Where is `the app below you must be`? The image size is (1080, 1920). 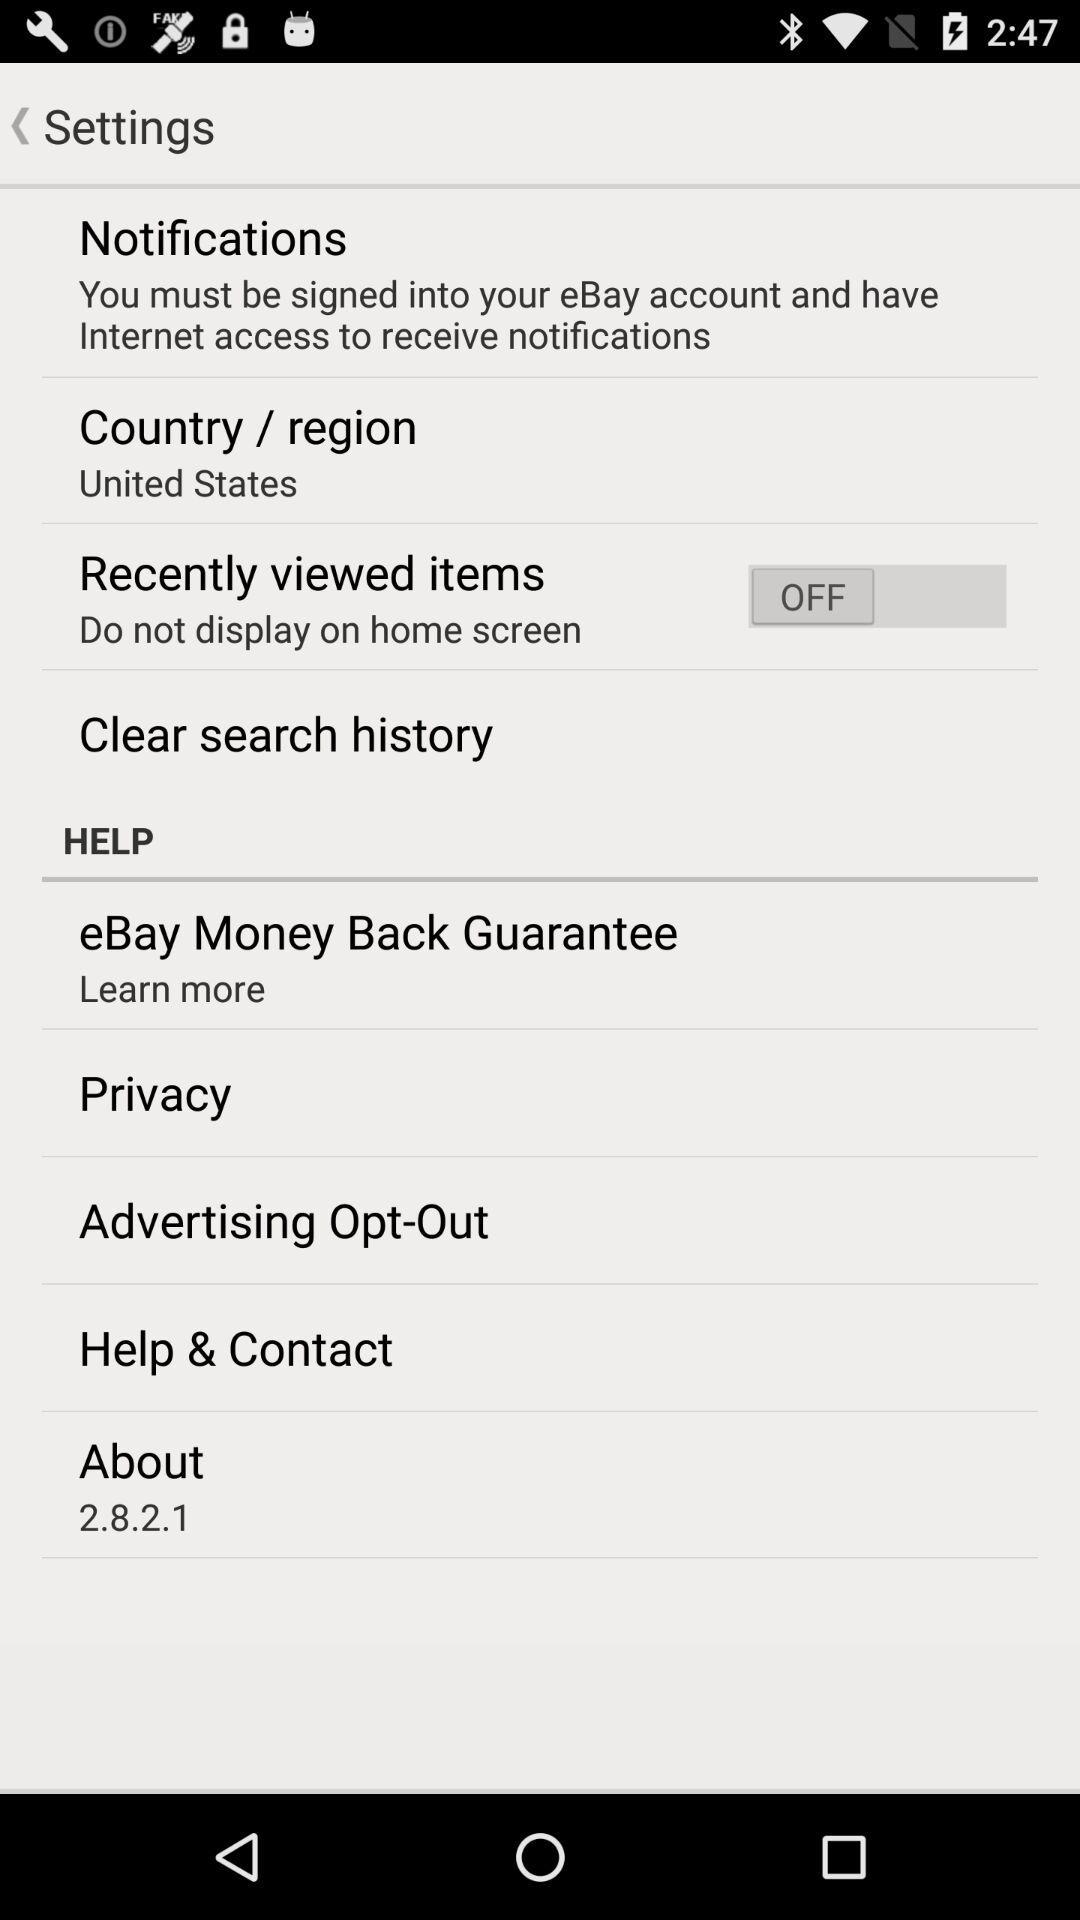
the app below you must be is located at coordinates (876, 595).